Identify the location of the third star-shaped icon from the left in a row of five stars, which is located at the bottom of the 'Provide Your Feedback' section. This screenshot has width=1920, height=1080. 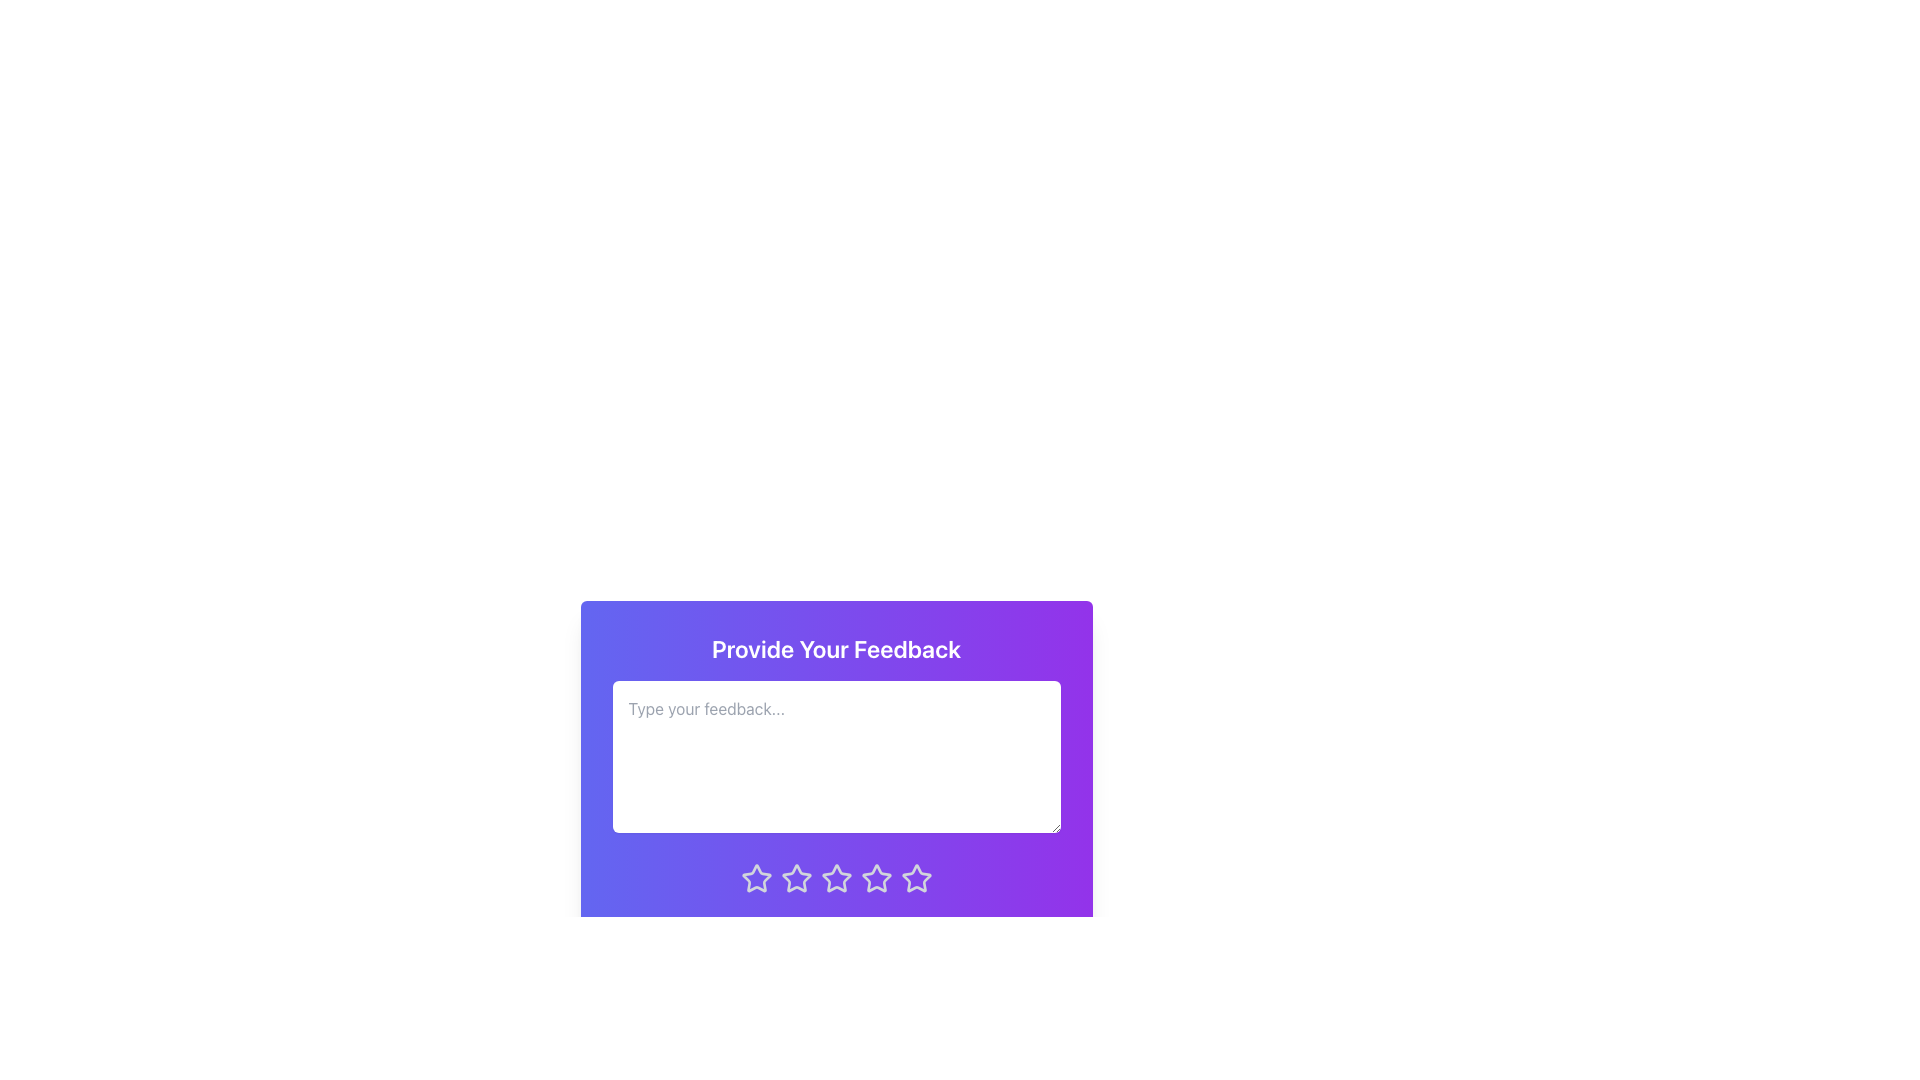
(795, 878).